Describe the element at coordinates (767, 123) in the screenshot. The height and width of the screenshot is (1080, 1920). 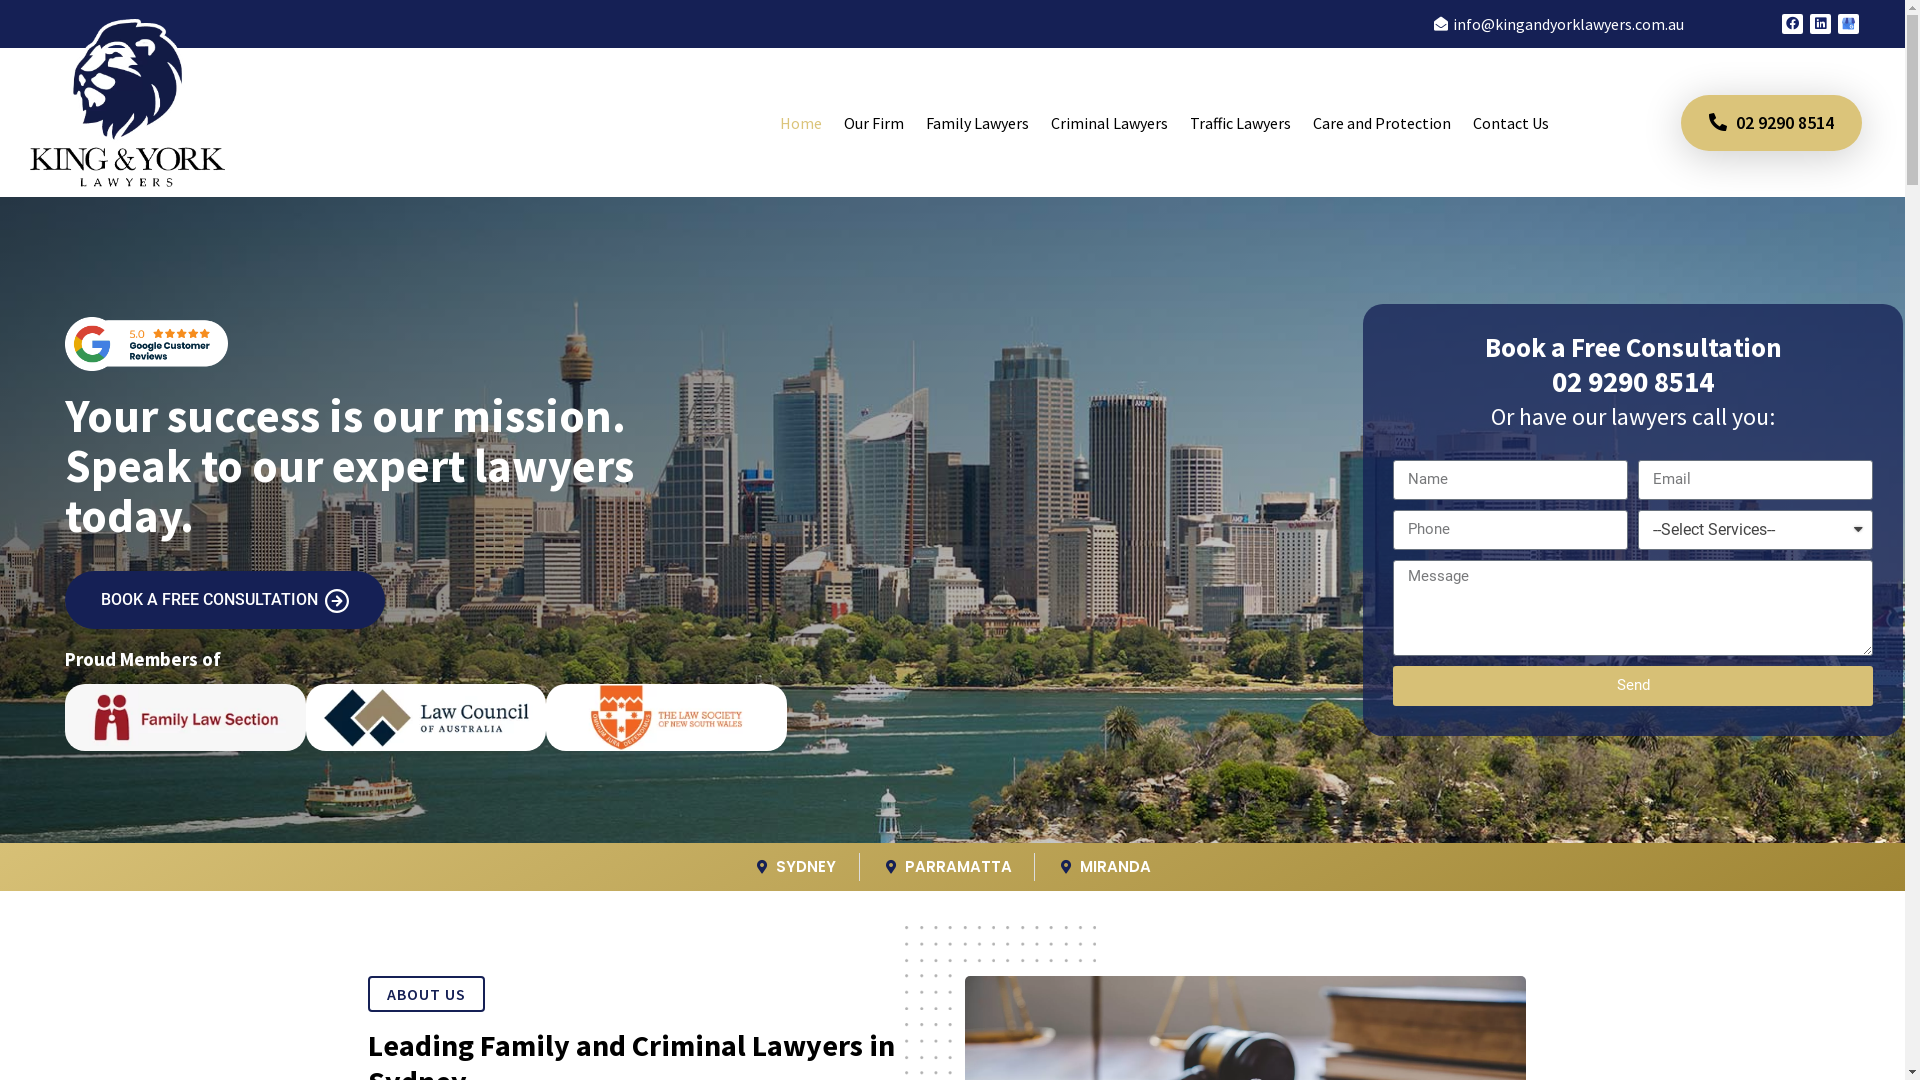
I see `'Home'` at that location.